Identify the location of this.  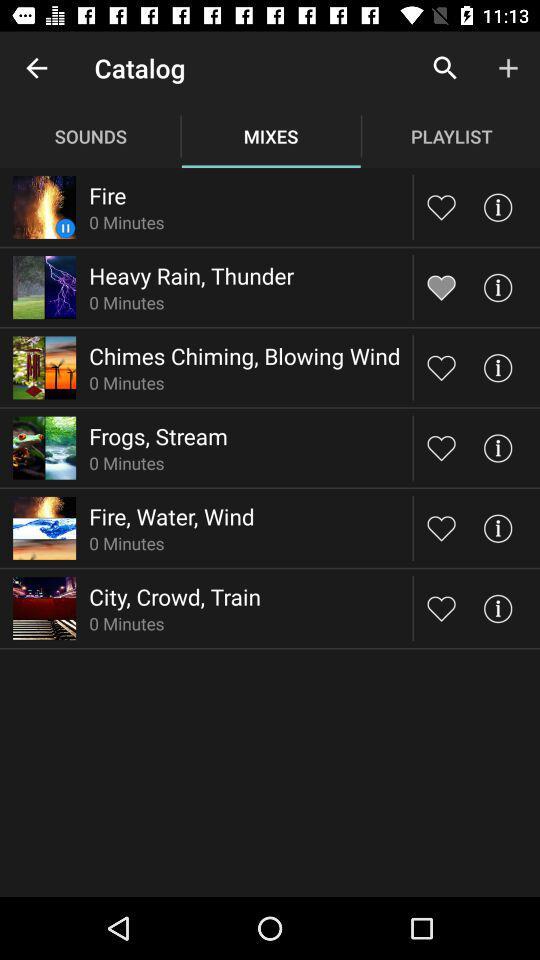
(441, 447).